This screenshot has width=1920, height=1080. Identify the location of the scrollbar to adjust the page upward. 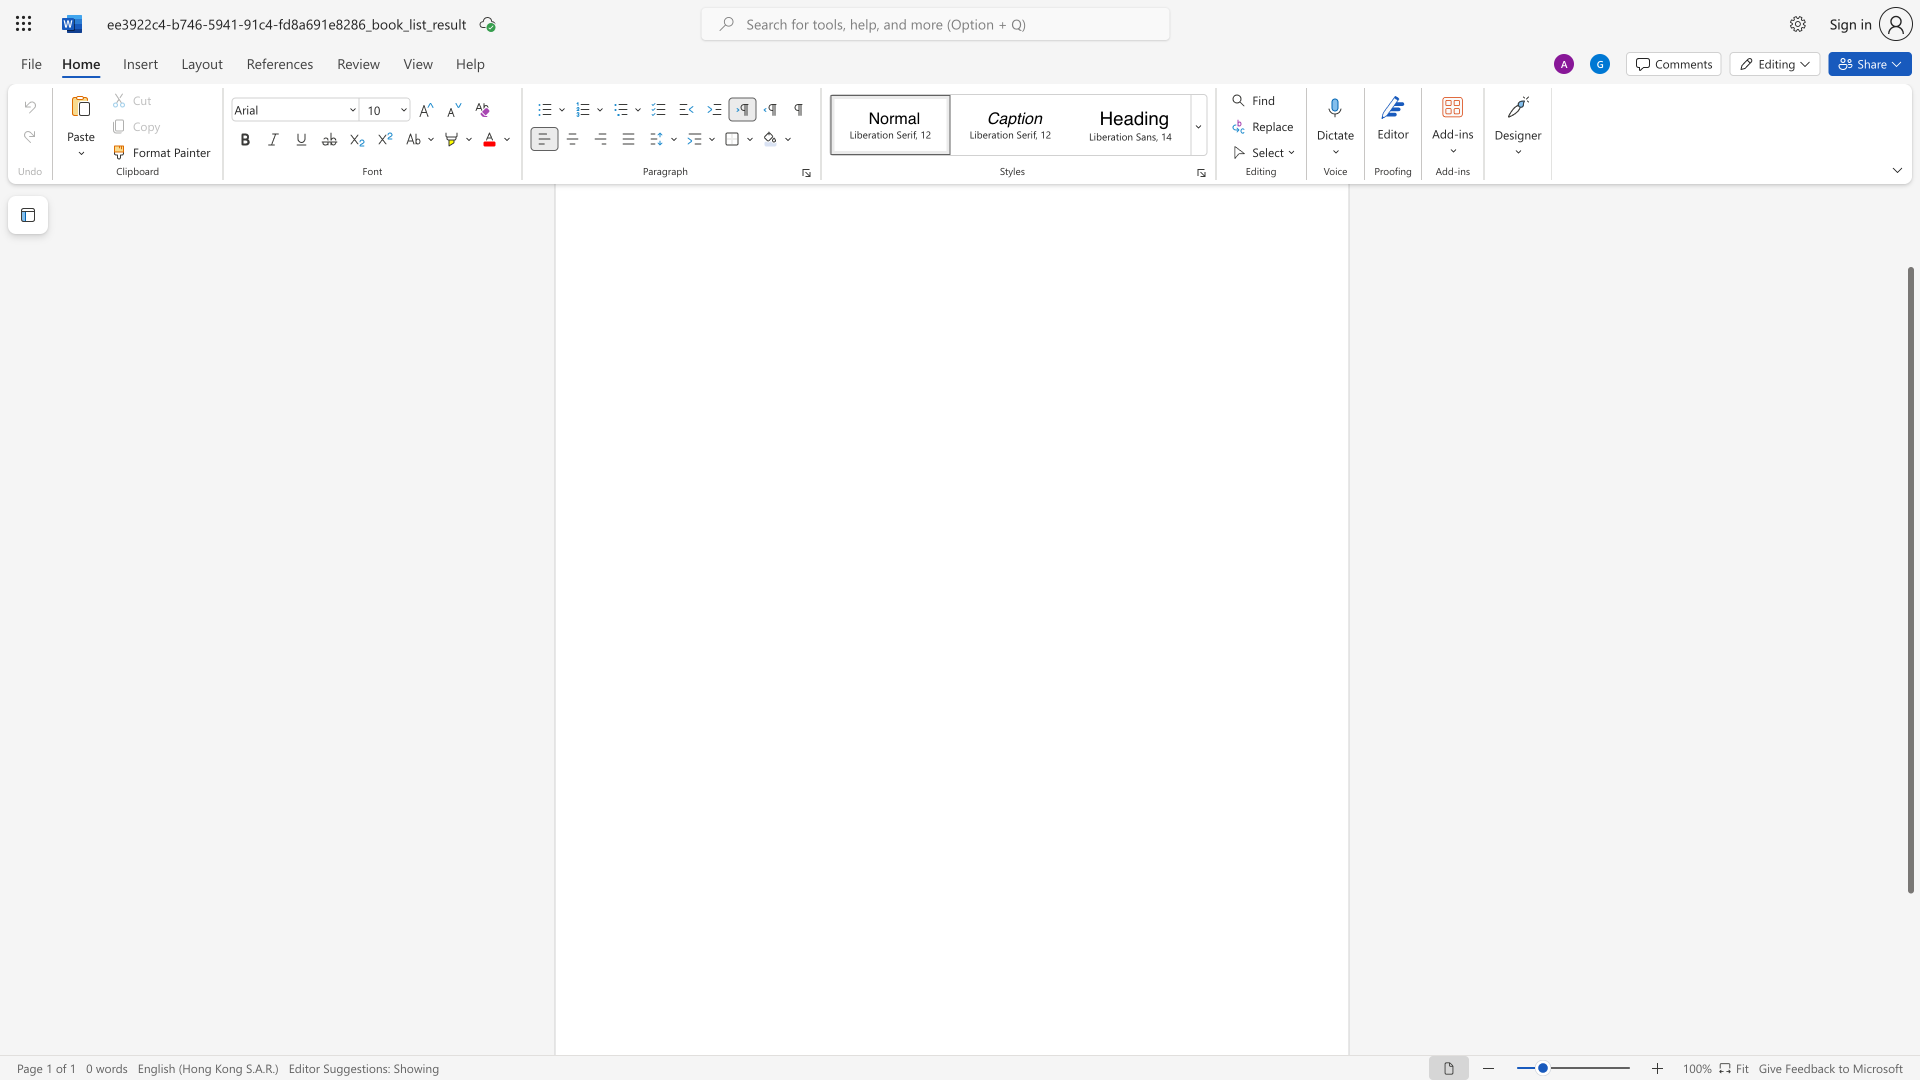
(1909, 249).